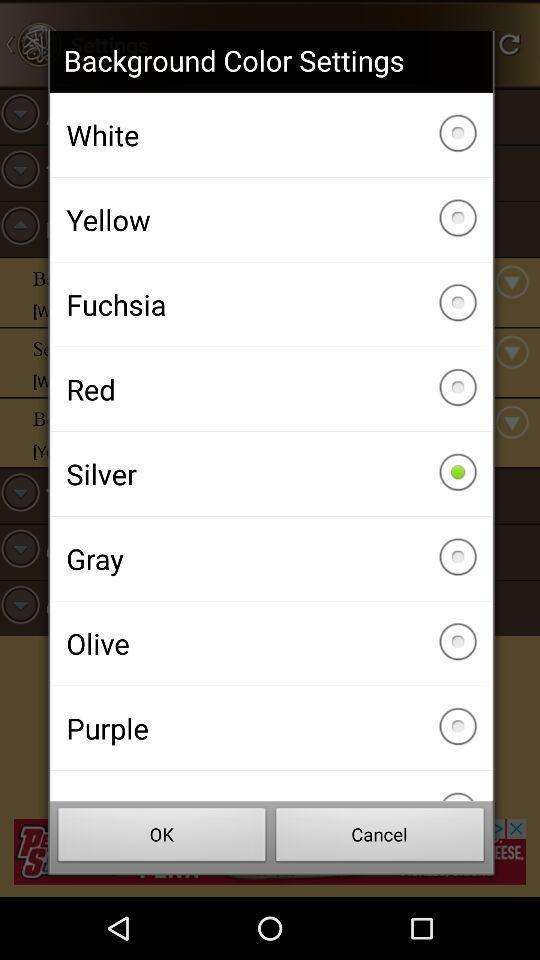  I want to click on checkbox below the maroon icon, so click(161, 837).